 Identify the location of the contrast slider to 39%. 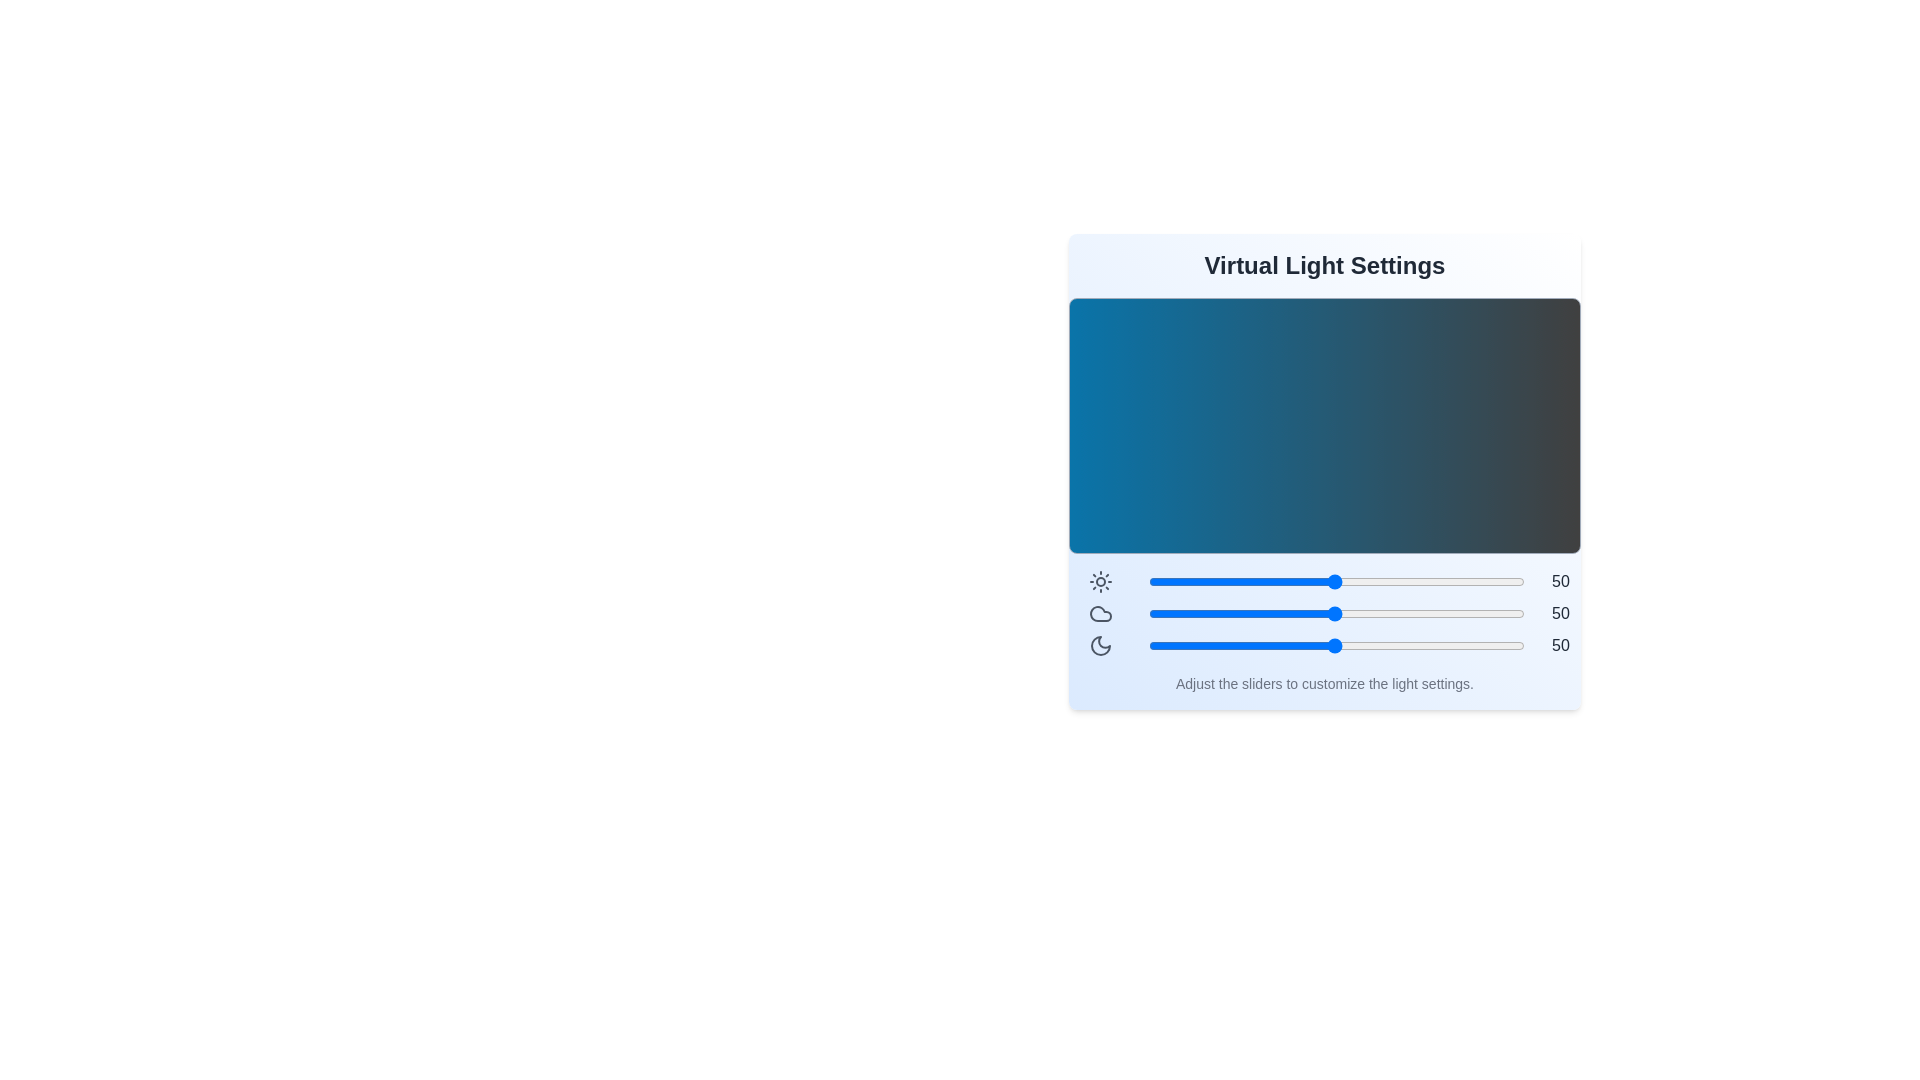
(1293, 582).